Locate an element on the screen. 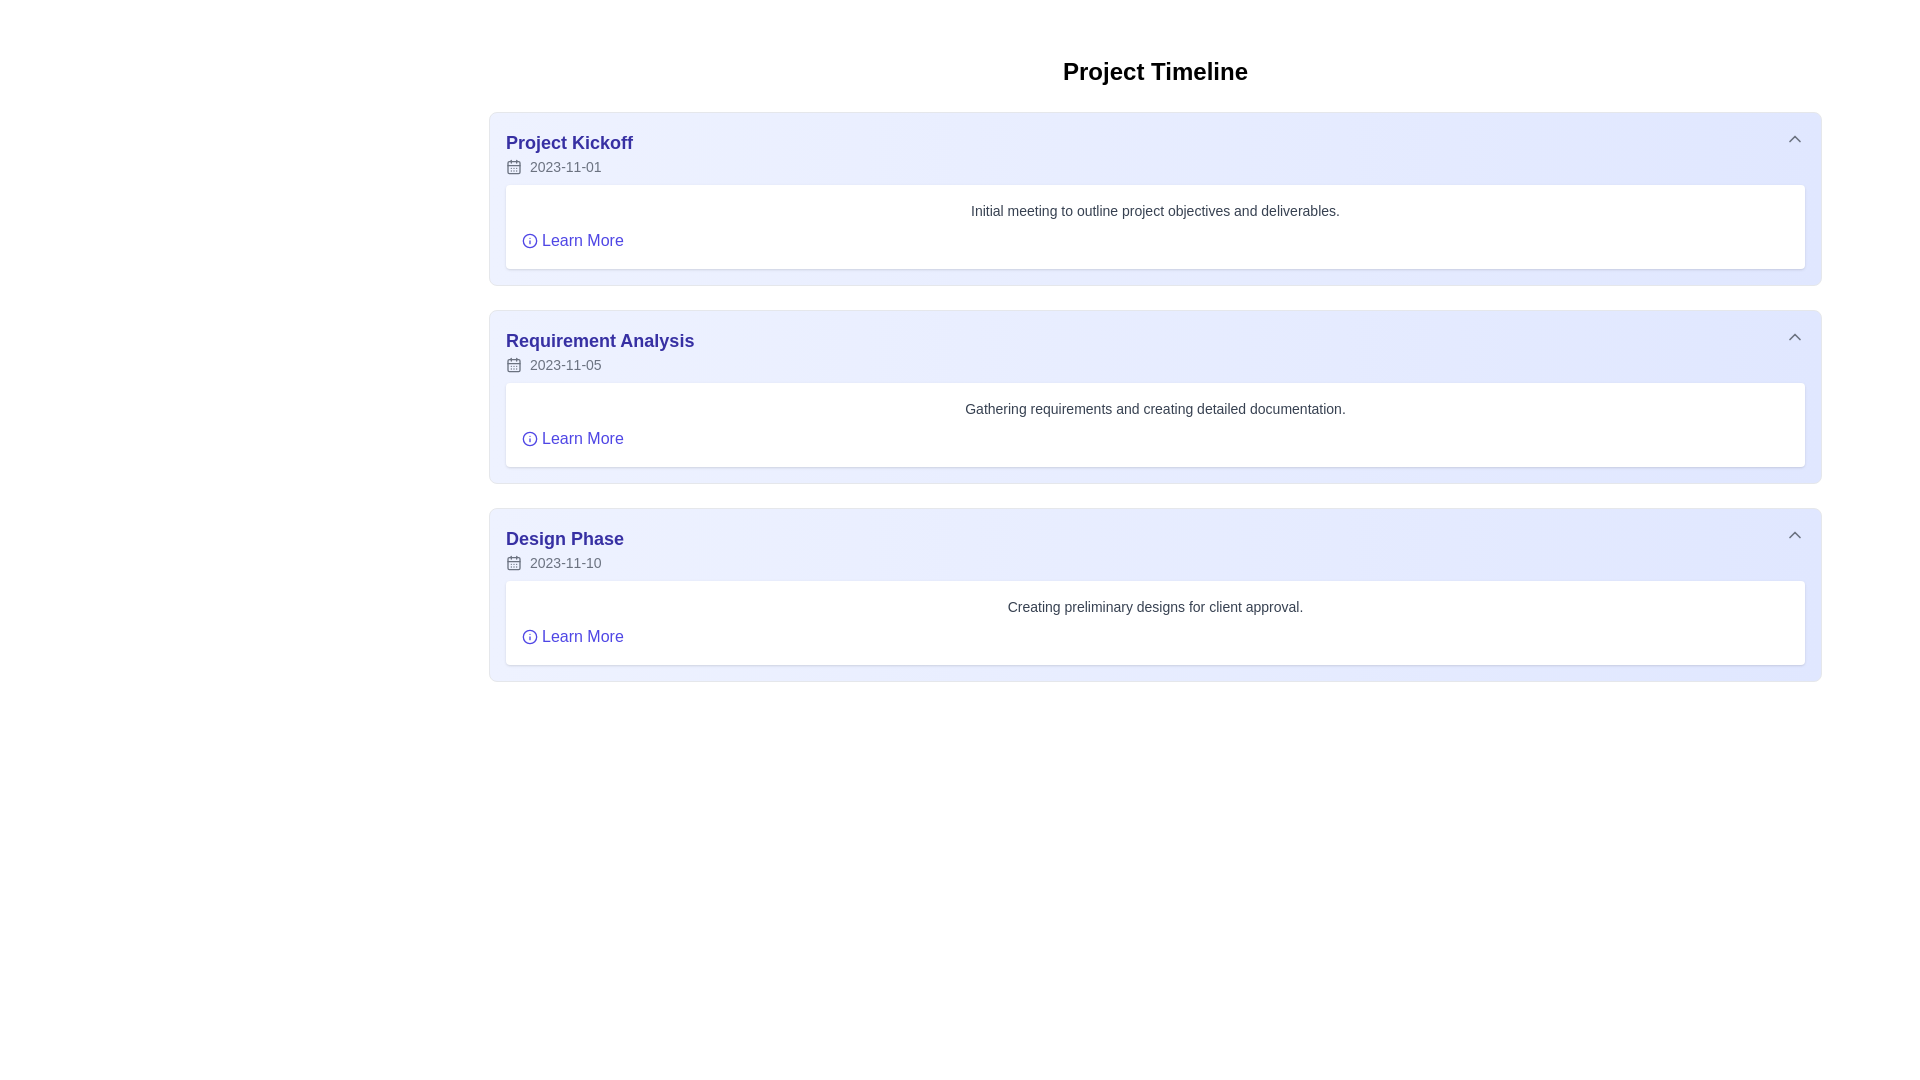  the date icon associated with the 'Project Kickoff' event, located to the left of the date text '2023-11-01' and below the title 'Project Kickoff' is located at coordinates (513, 165).